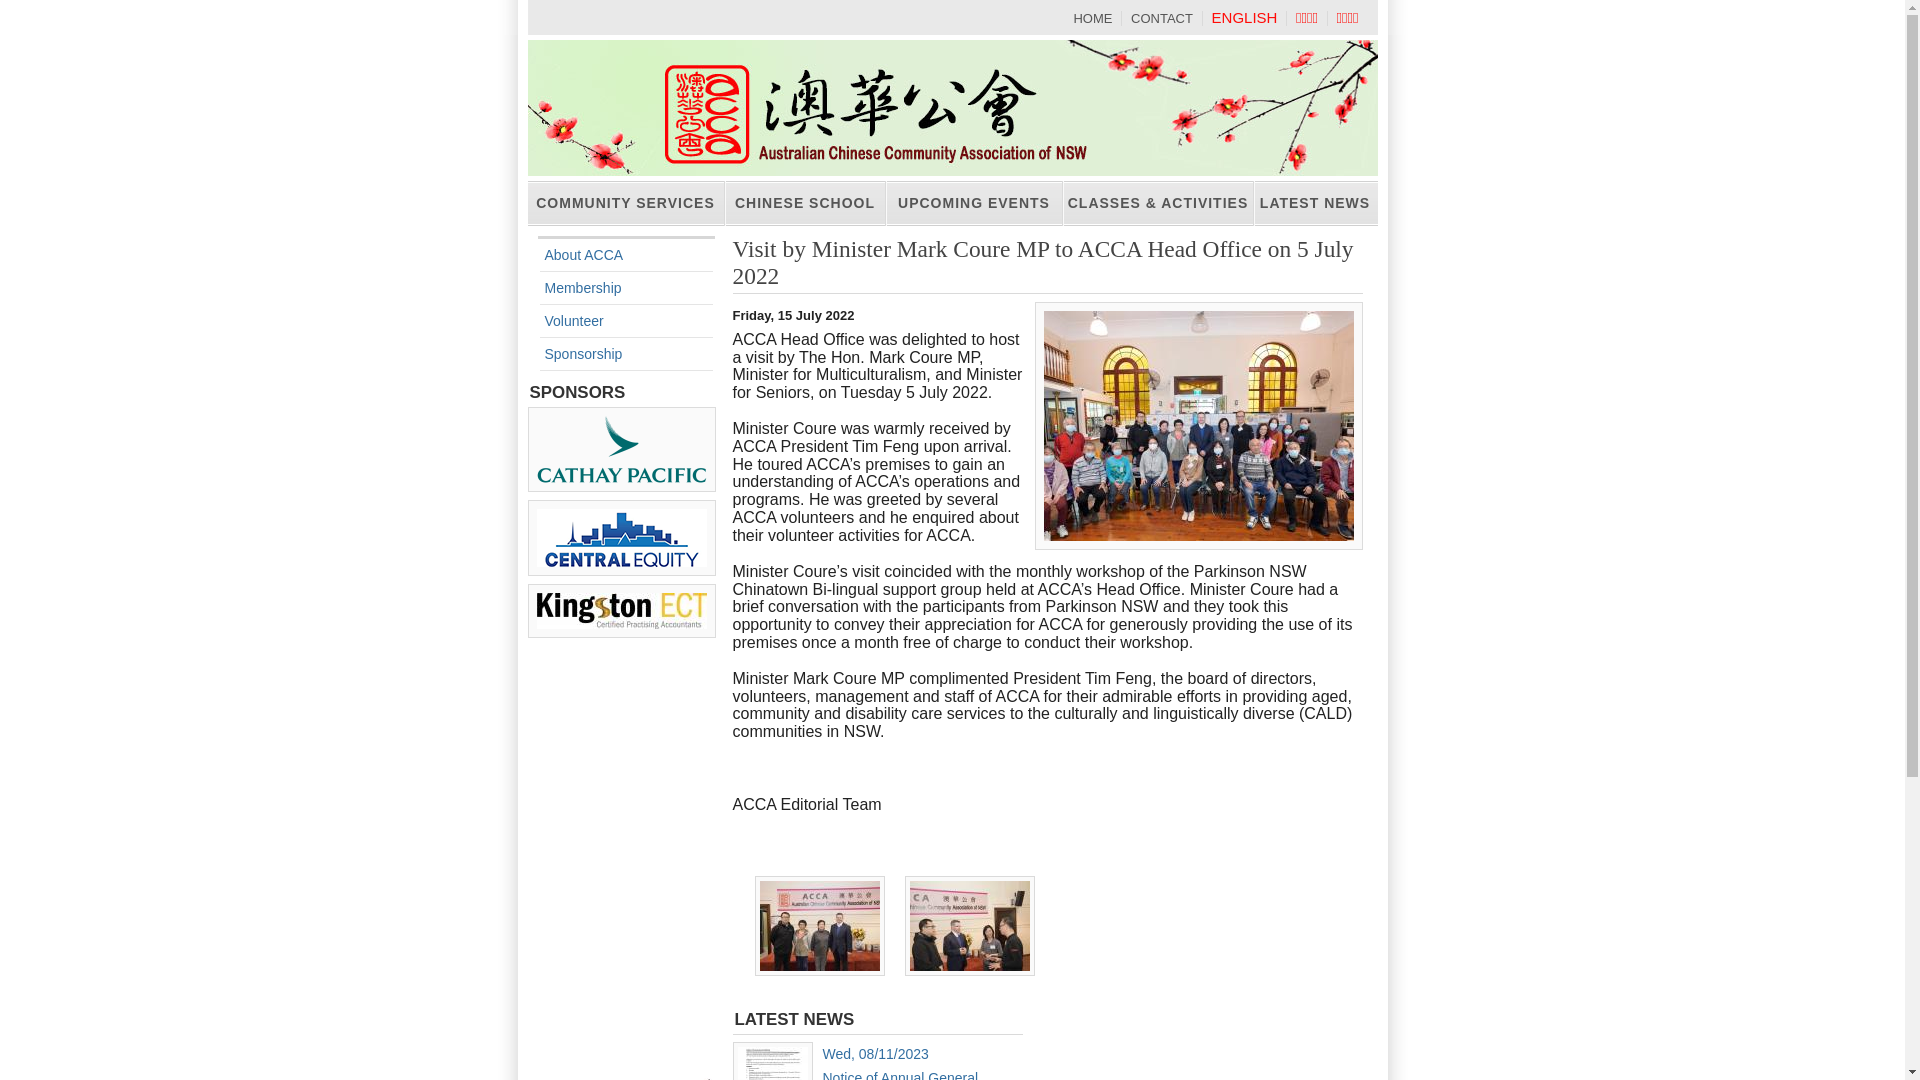  I want to click on 'CHINESE SCHOOL', so click(804, 203).